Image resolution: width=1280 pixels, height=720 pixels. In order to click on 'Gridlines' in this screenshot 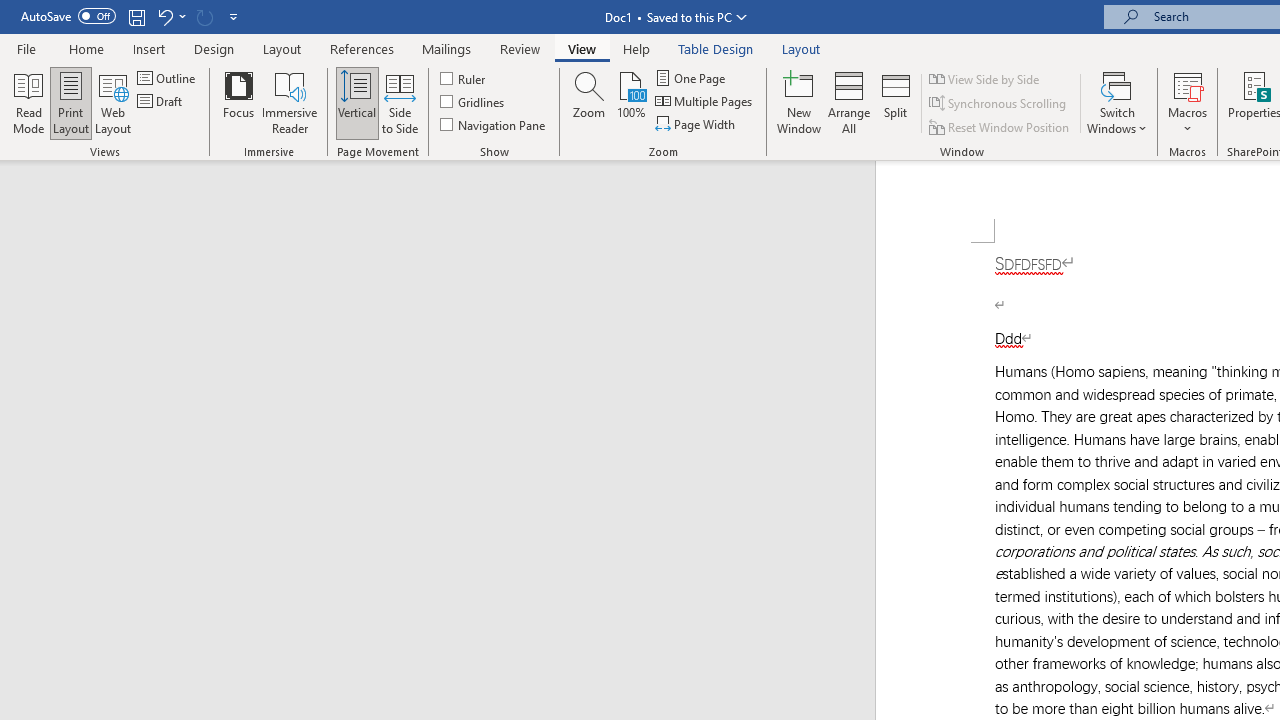, I will do `click(472, 101)`.